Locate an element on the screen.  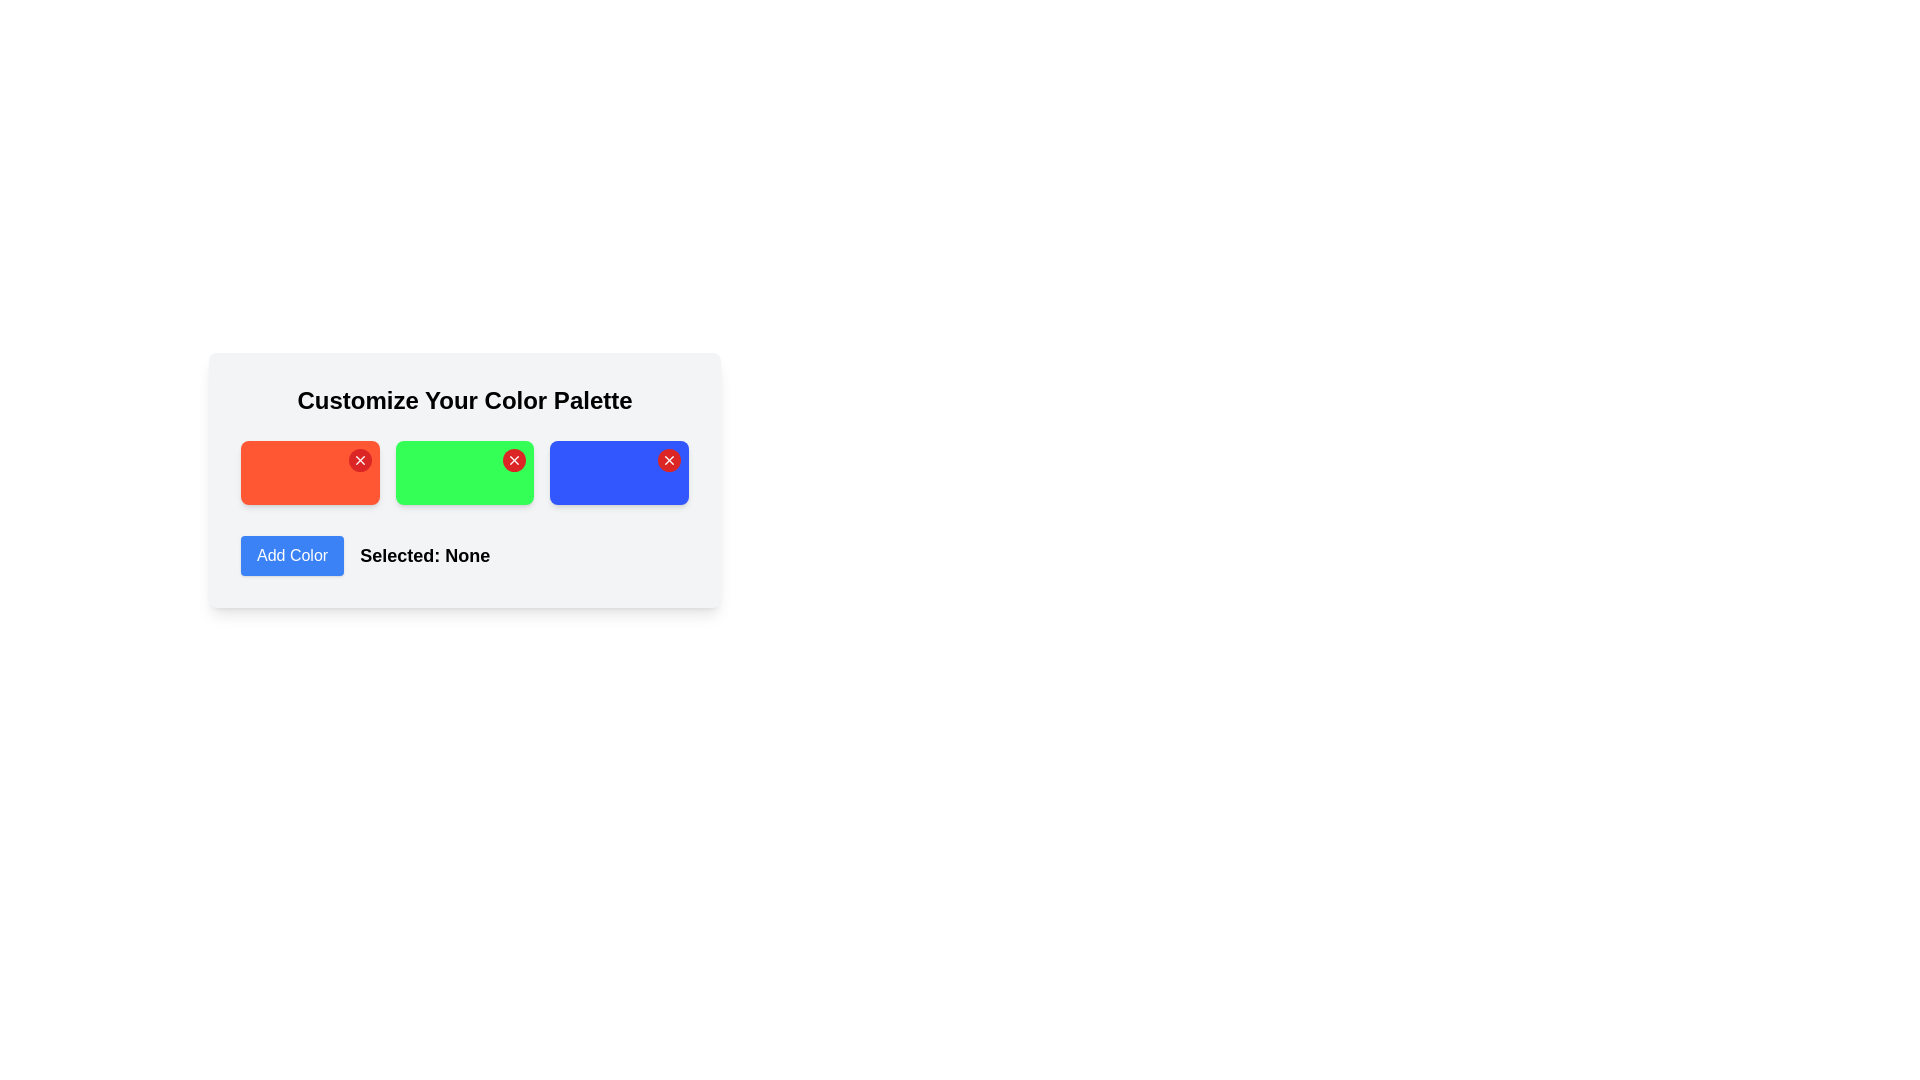
the last 'X' icon in the color palette that corresponds to the blue color option is located at coordinates (669, 460).